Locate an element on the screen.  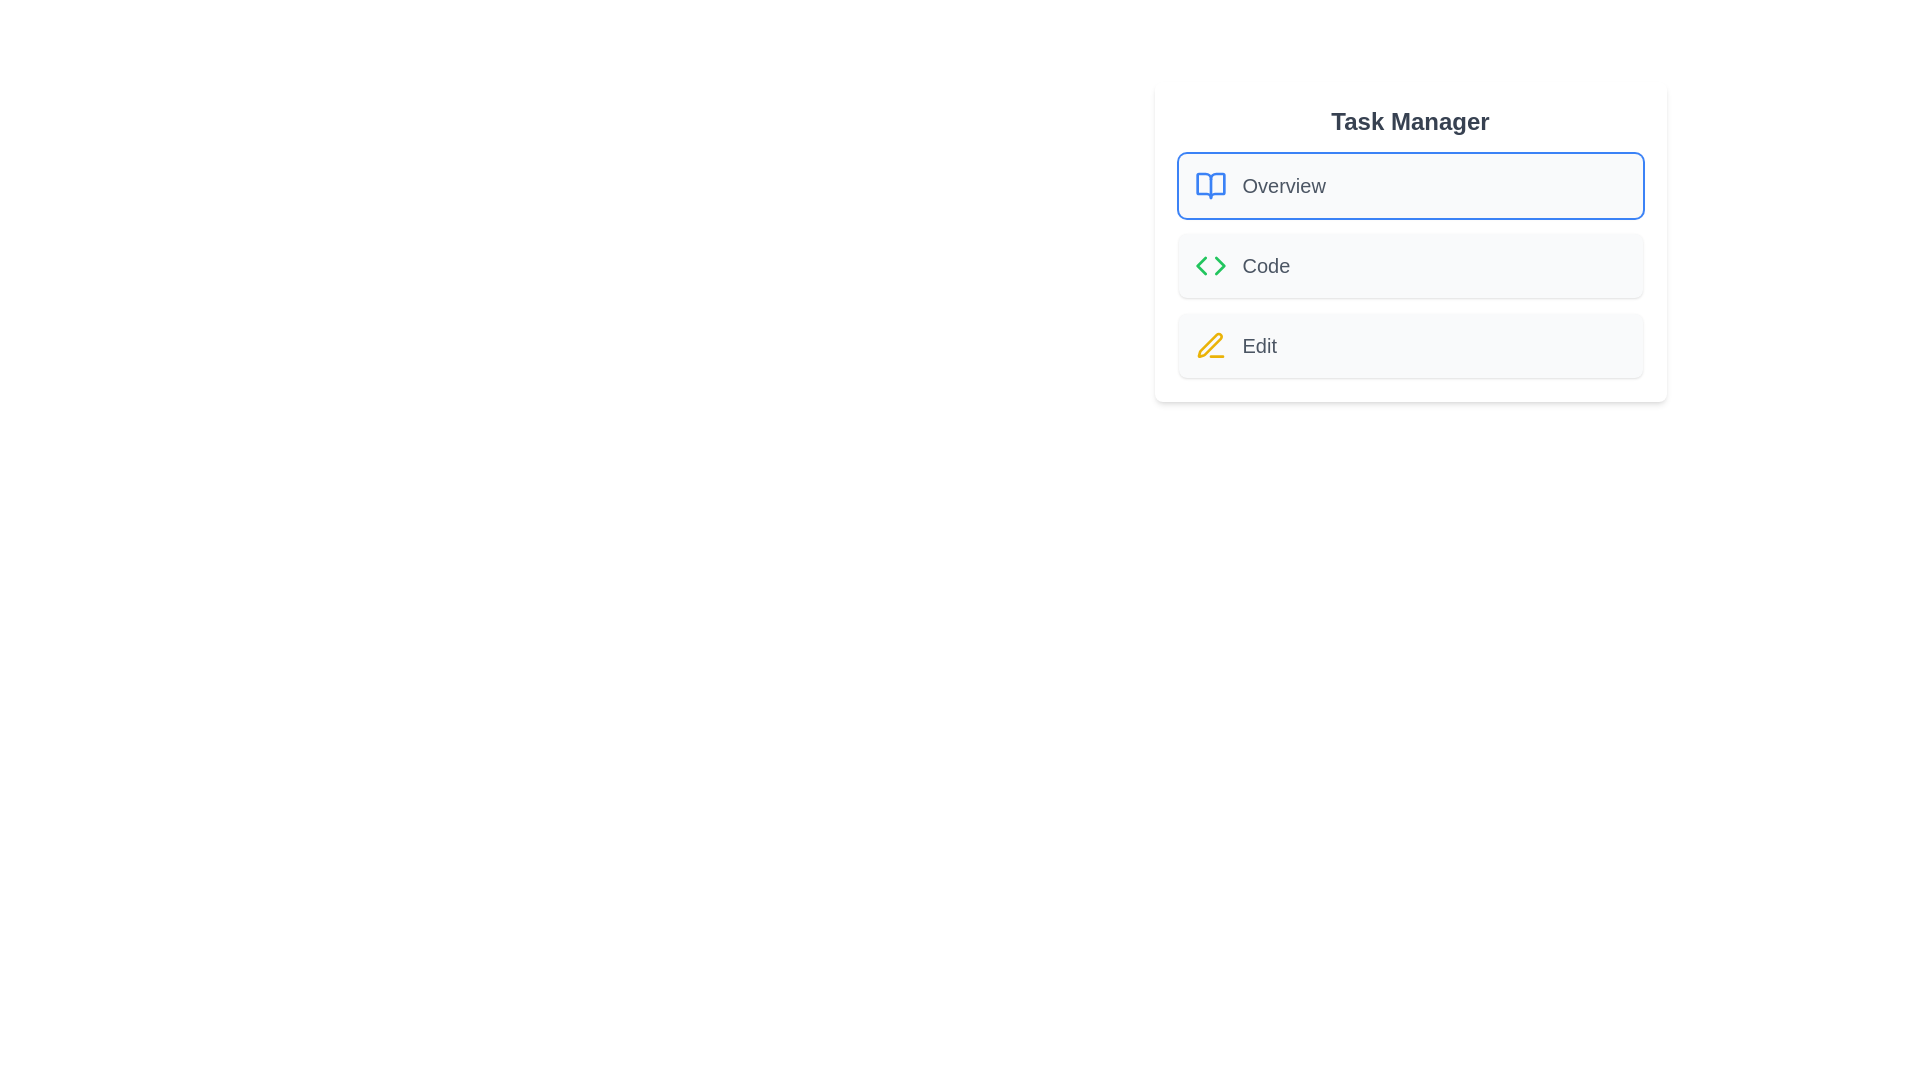
'Code' icon located at the top-left section of the rectangular card labeled 'Code' for context is located at coordinates (1209, 265).